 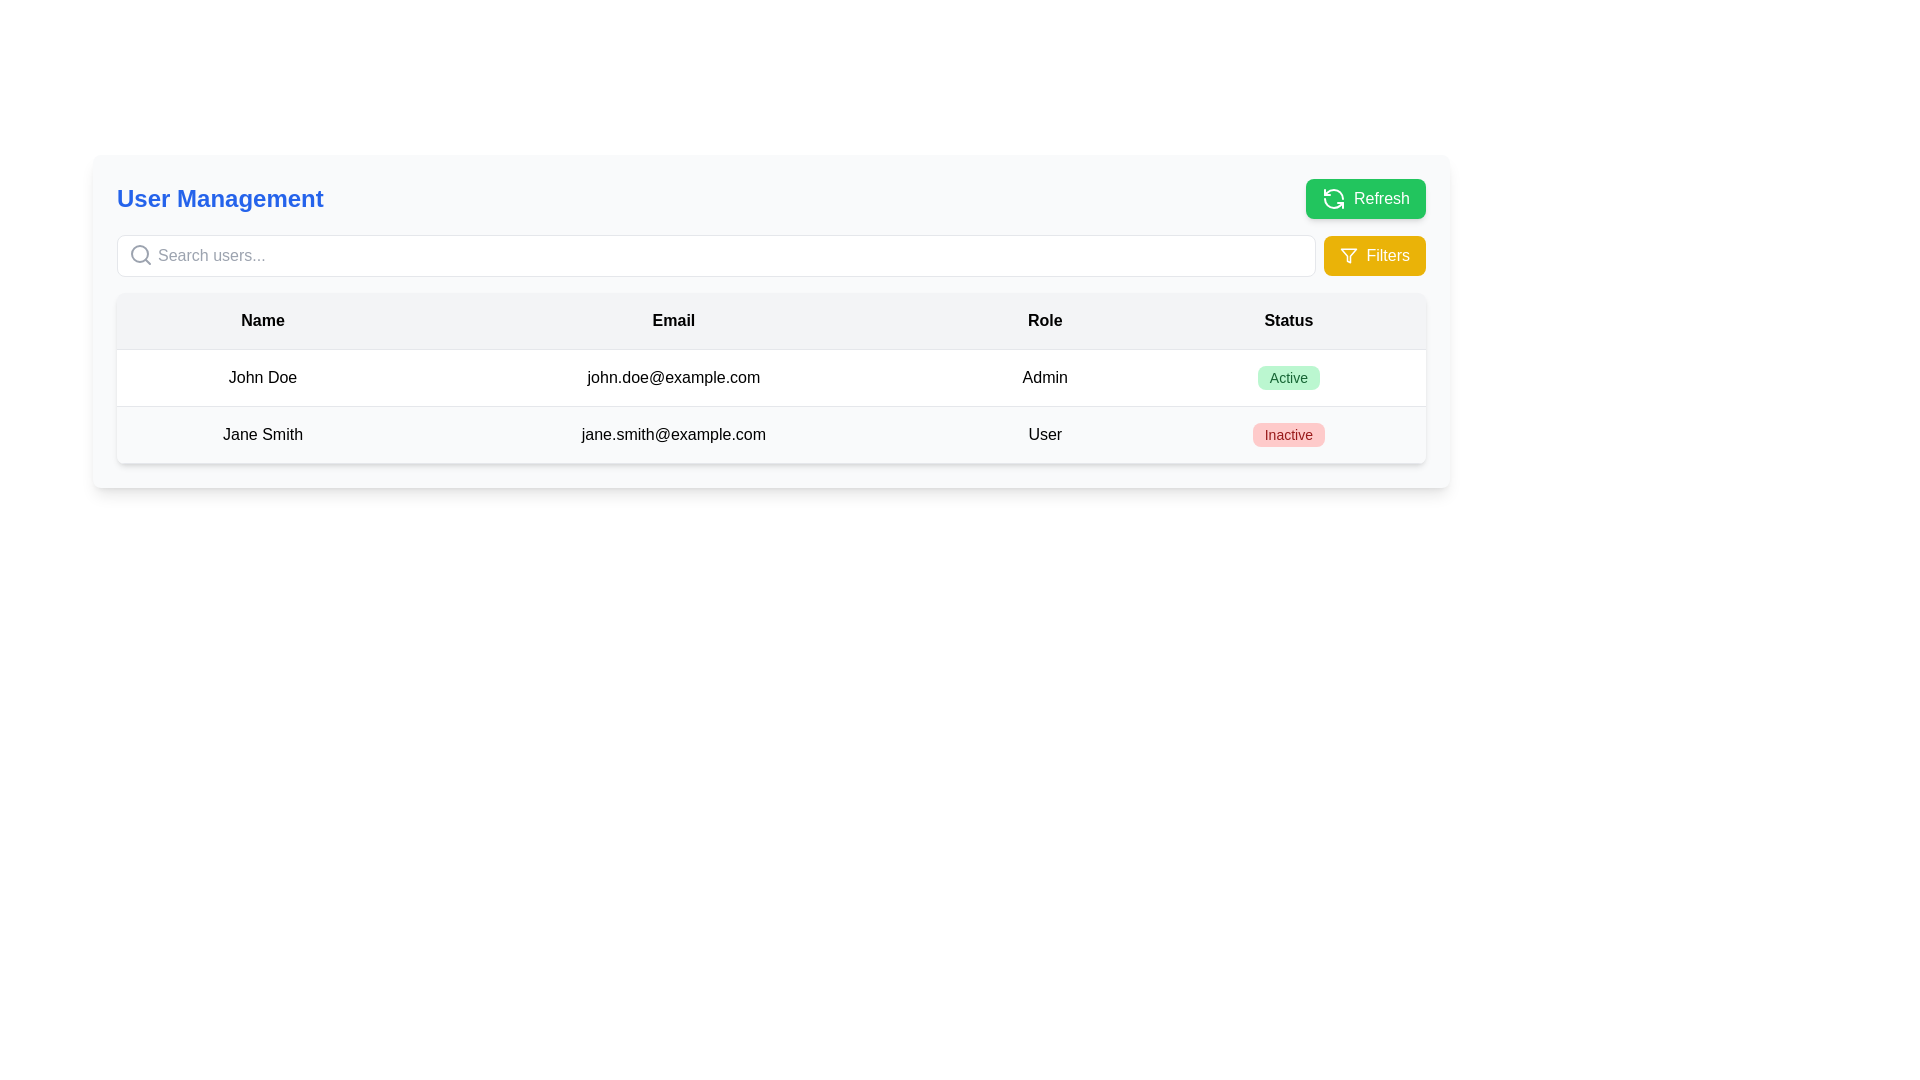 I want to click on status indicator badge for the user 'Jane Smith', which shows the 'Inactive' state in the Status column of the table, so click(x=1288, y=434).